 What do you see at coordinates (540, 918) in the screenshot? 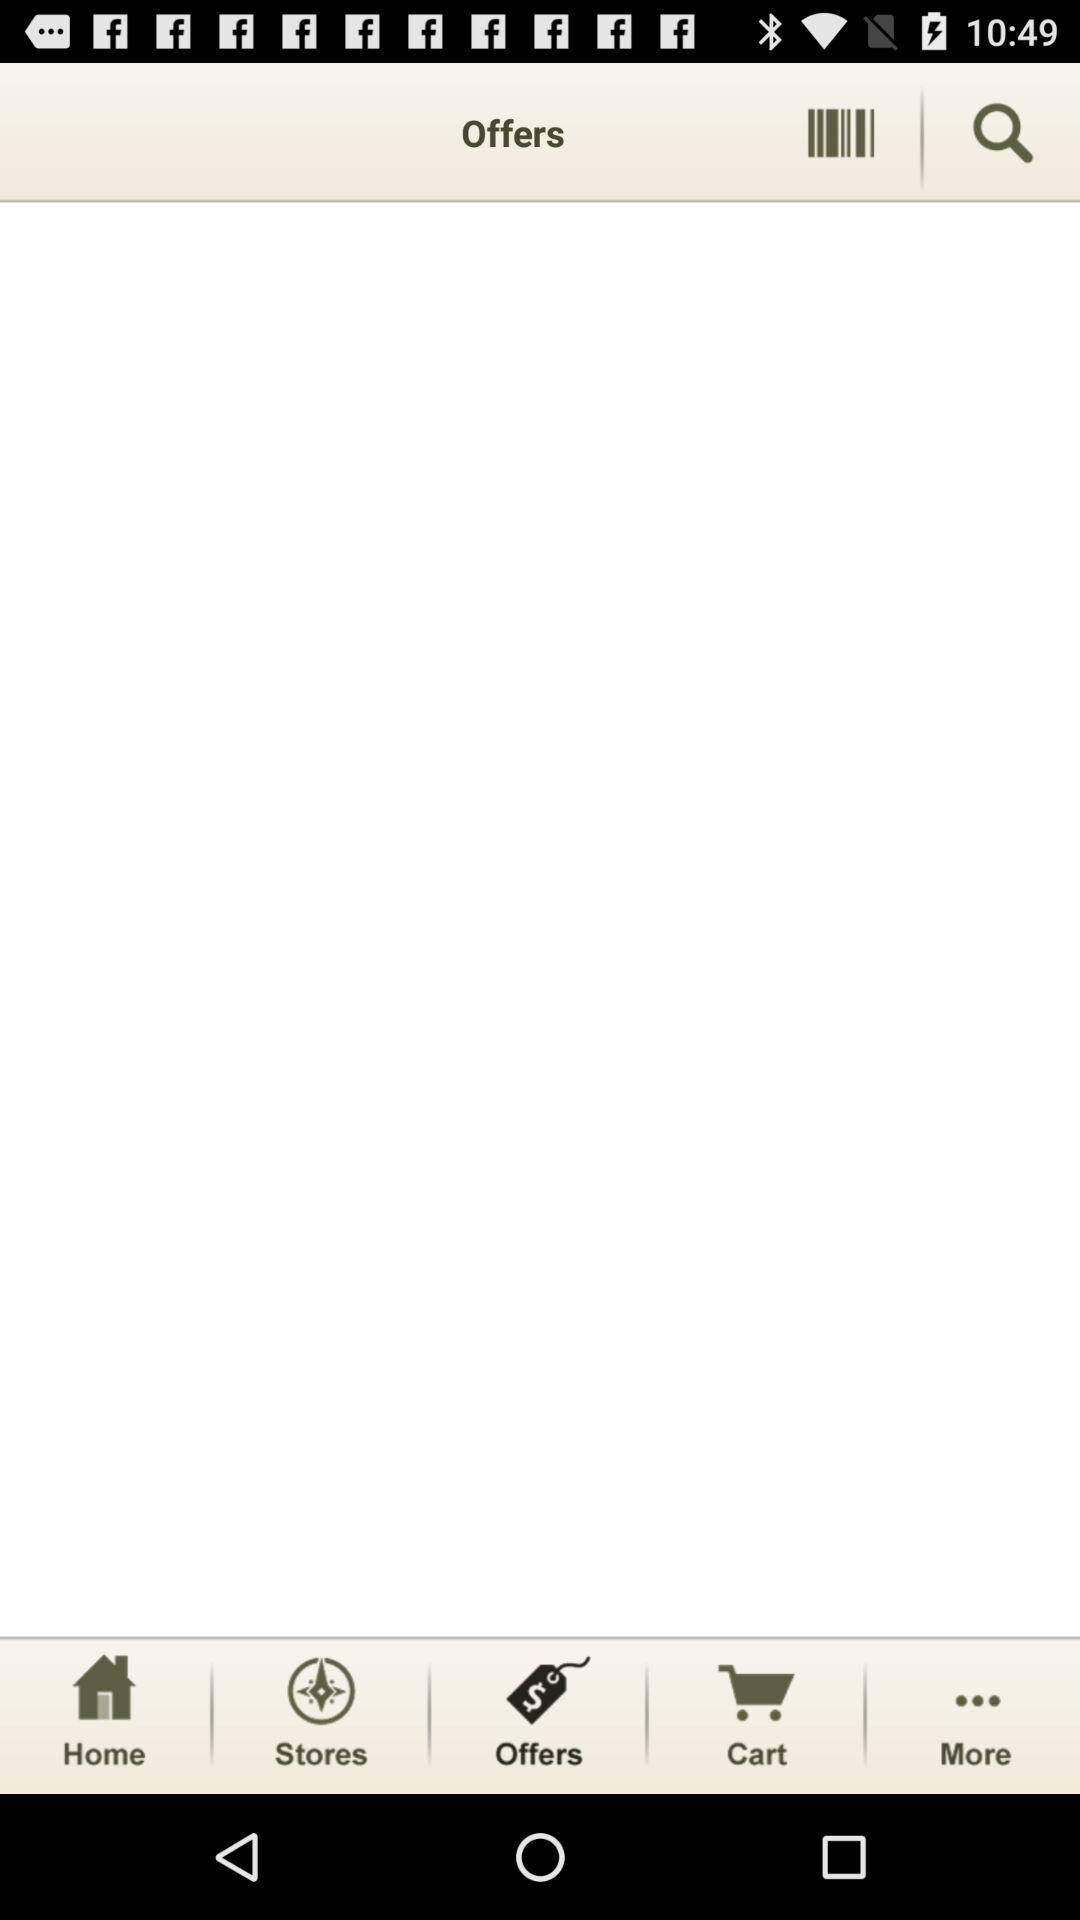
I see `item at the center` at bounding box center [540, 918].